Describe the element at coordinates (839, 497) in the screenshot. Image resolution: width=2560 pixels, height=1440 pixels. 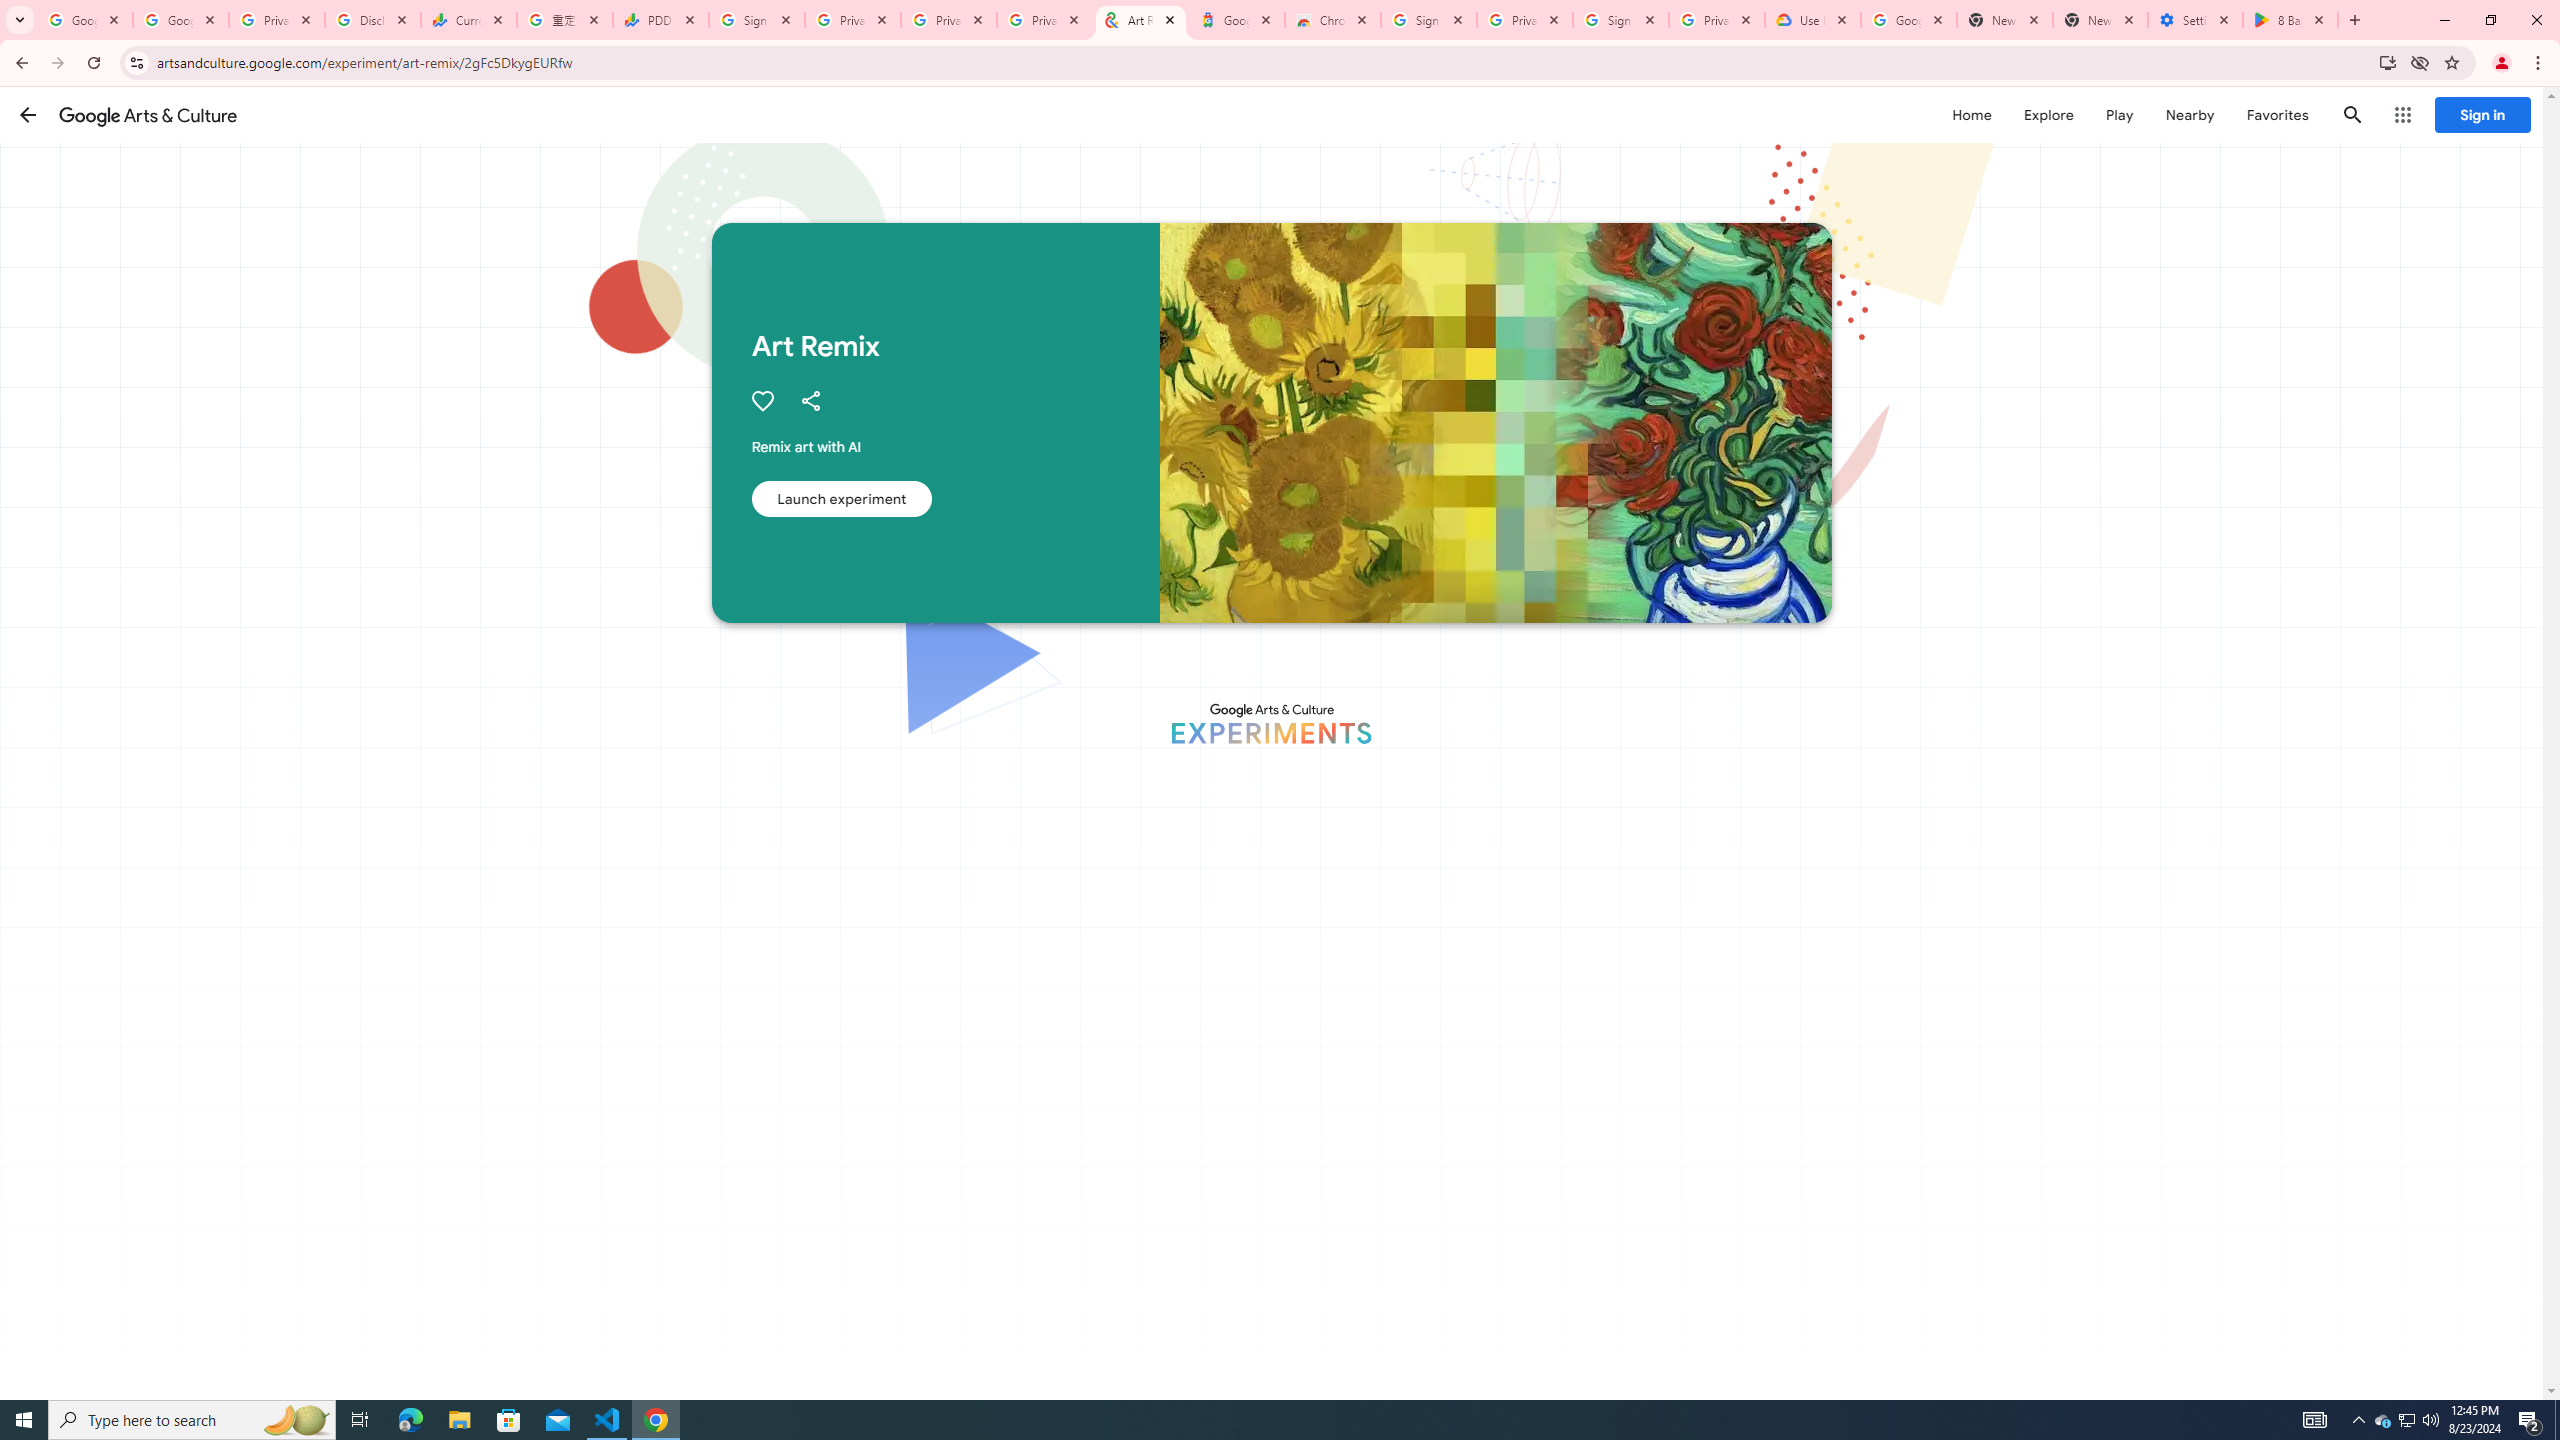
I see `'Launch experiment'` at that location.